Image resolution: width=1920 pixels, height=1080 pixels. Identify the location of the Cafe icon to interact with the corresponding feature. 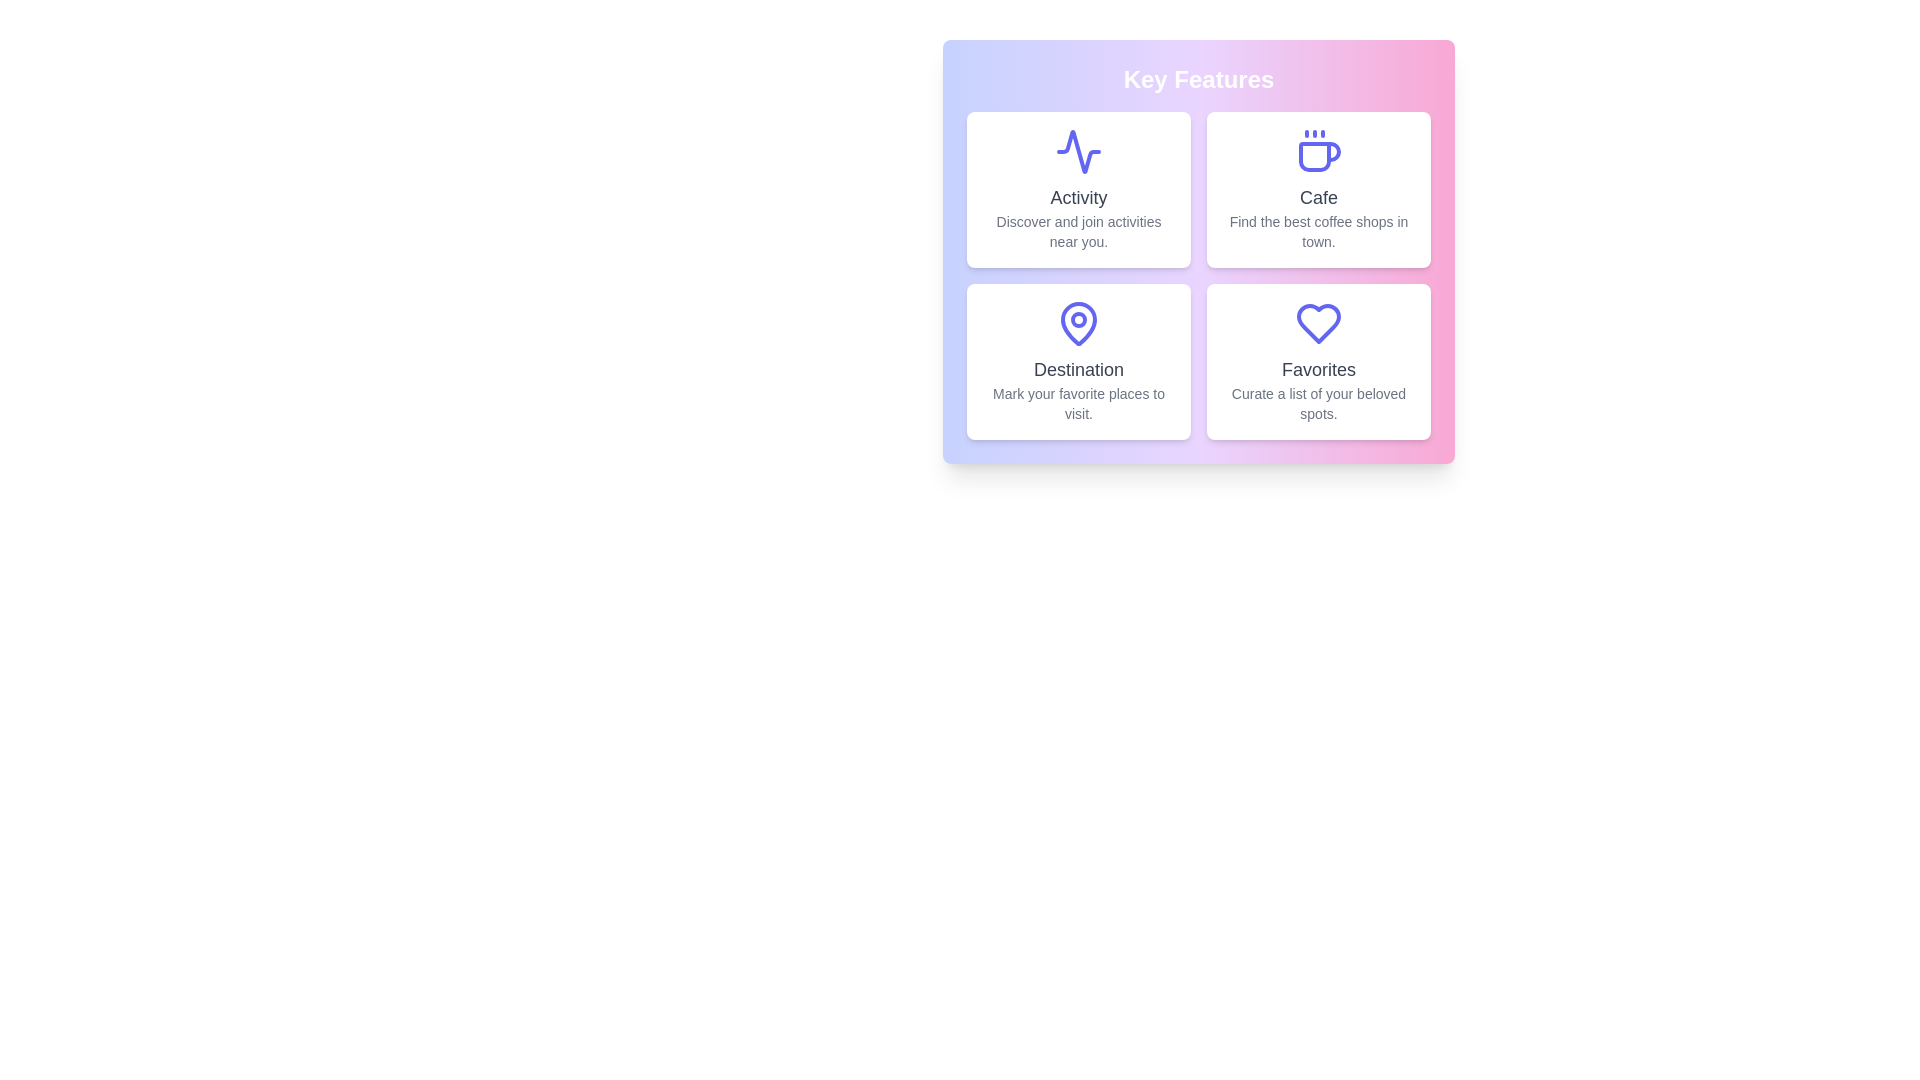
(1319, 150).